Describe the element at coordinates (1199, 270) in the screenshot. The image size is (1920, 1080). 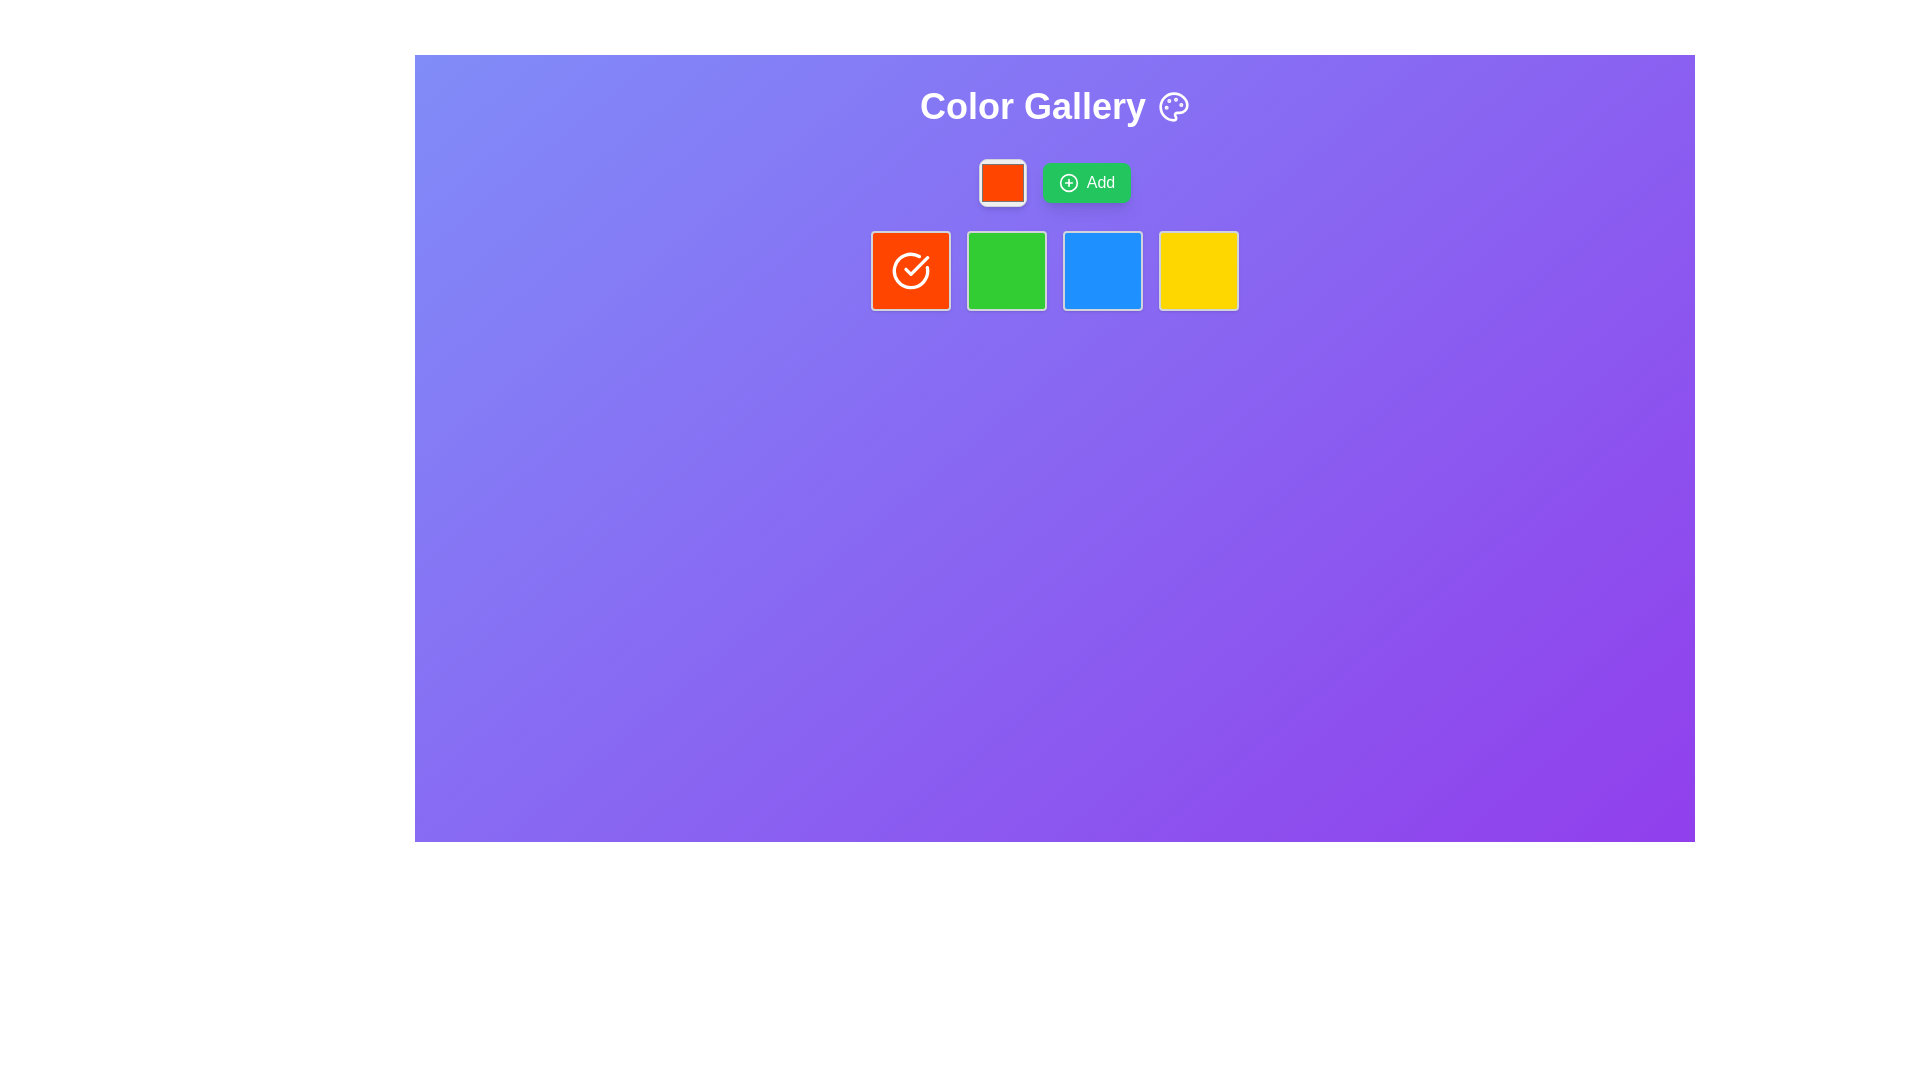
I see `the bright yellow square color selection item with rounded corners and a gray border` at that location.